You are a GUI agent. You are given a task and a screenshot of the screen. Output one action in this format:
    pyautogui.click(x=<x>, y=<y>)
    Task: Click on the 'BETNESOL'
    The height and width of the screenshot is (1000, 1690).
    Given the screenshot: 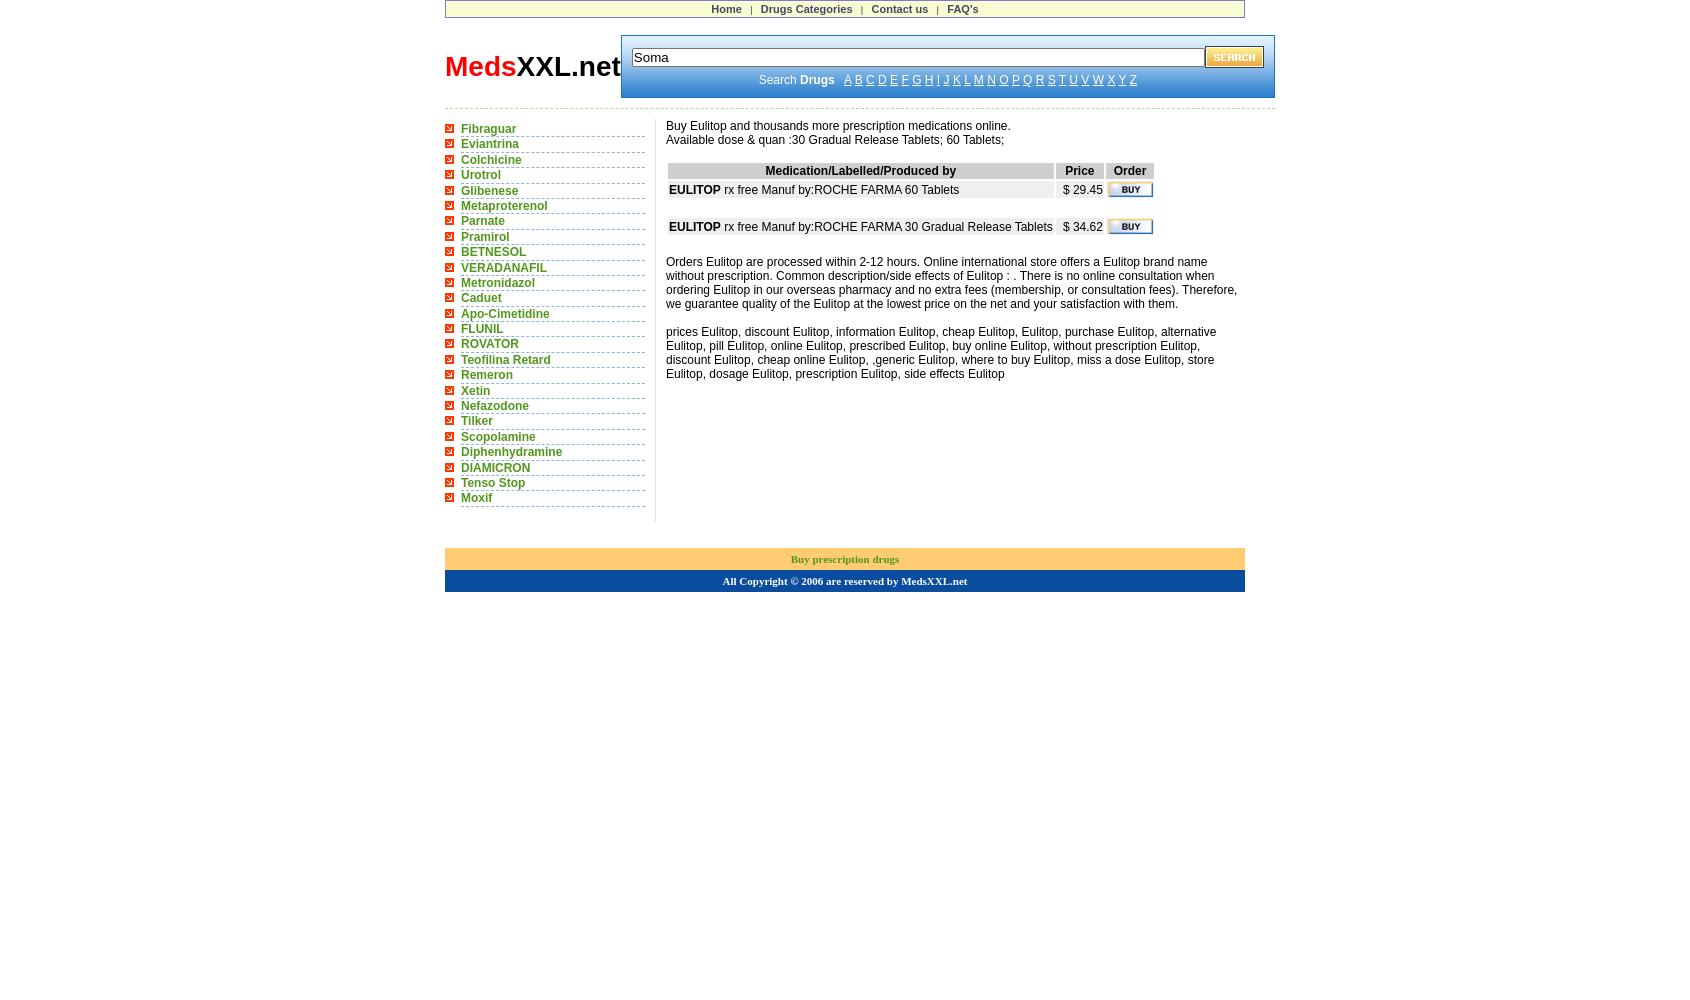 What is the action you would take?
    pyautogui.click(x=493, y=252)
    